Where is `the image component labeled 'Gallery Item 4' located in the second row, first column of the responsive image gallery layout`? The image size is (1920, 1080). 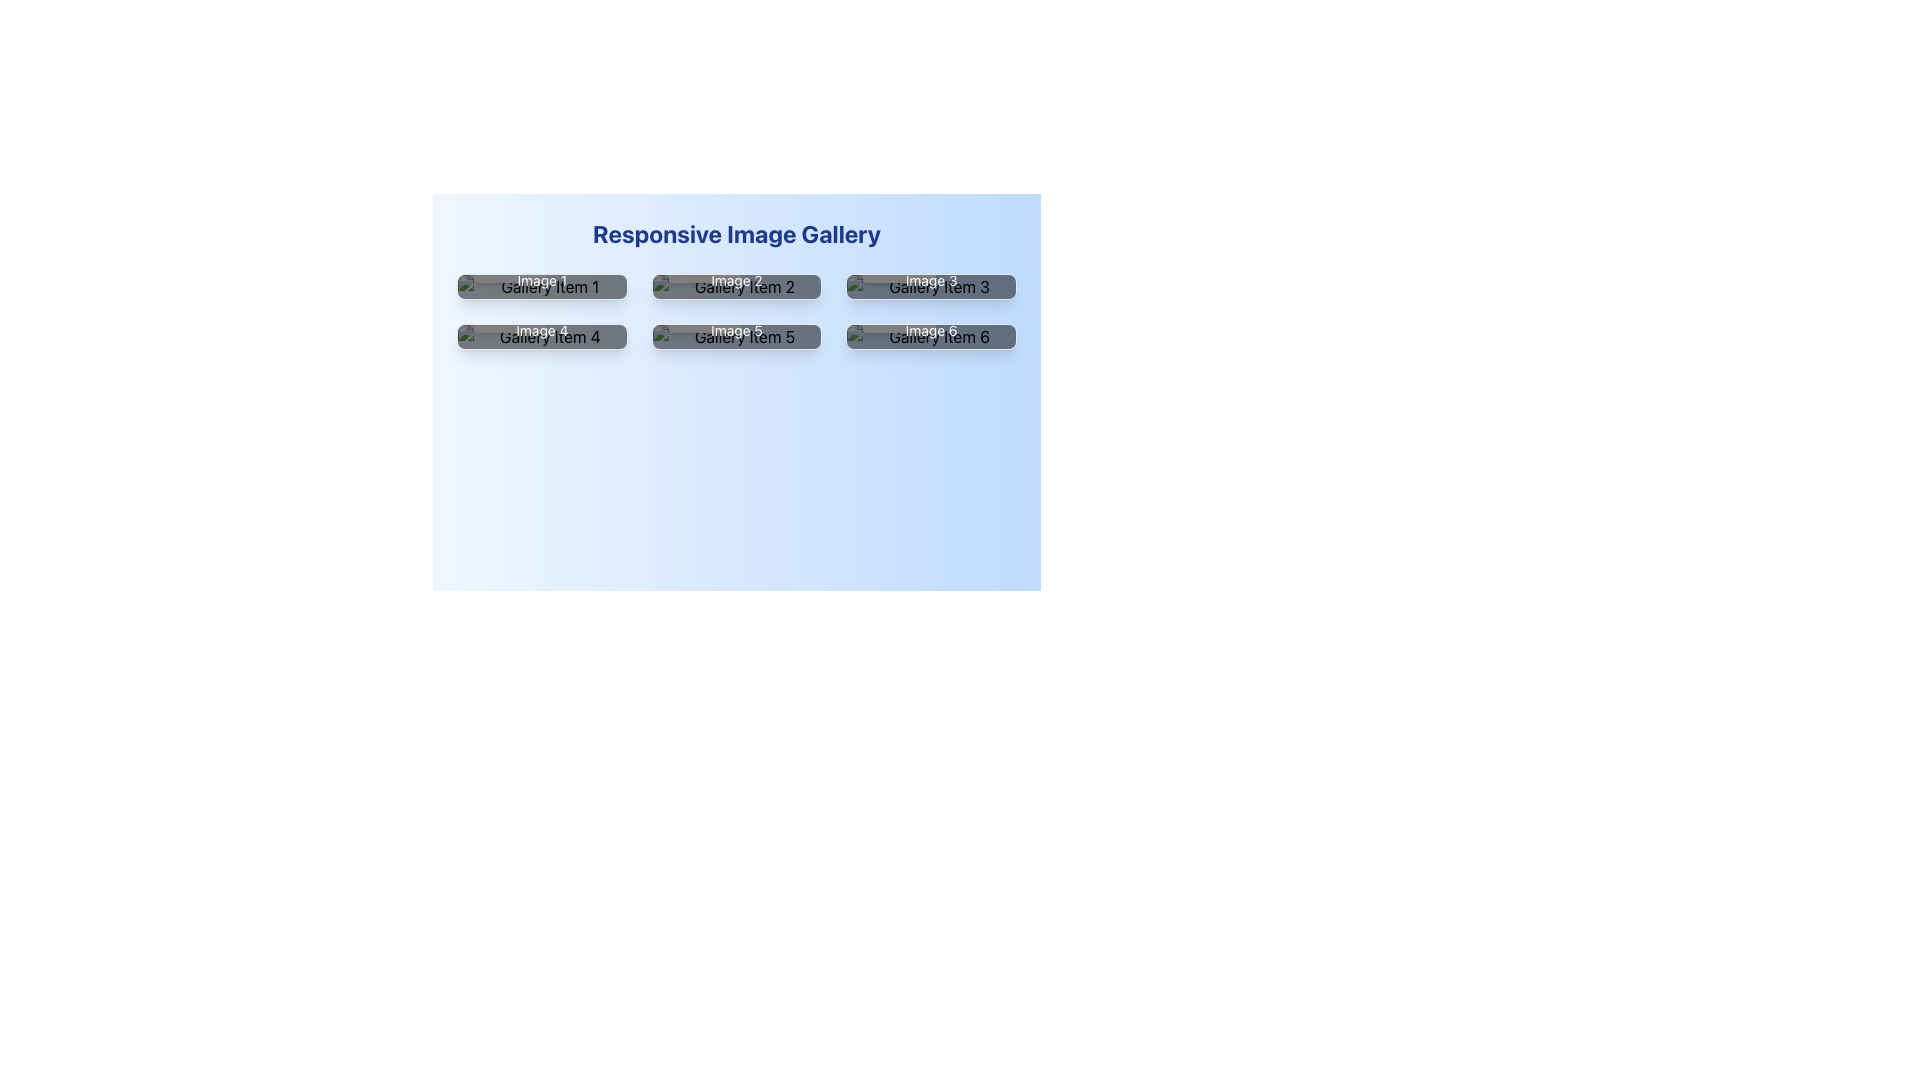 the image component labeled 'Gallery Item 4' located in the second row, first column of the responsive image gallery layout is located at coordinates (542, 335).